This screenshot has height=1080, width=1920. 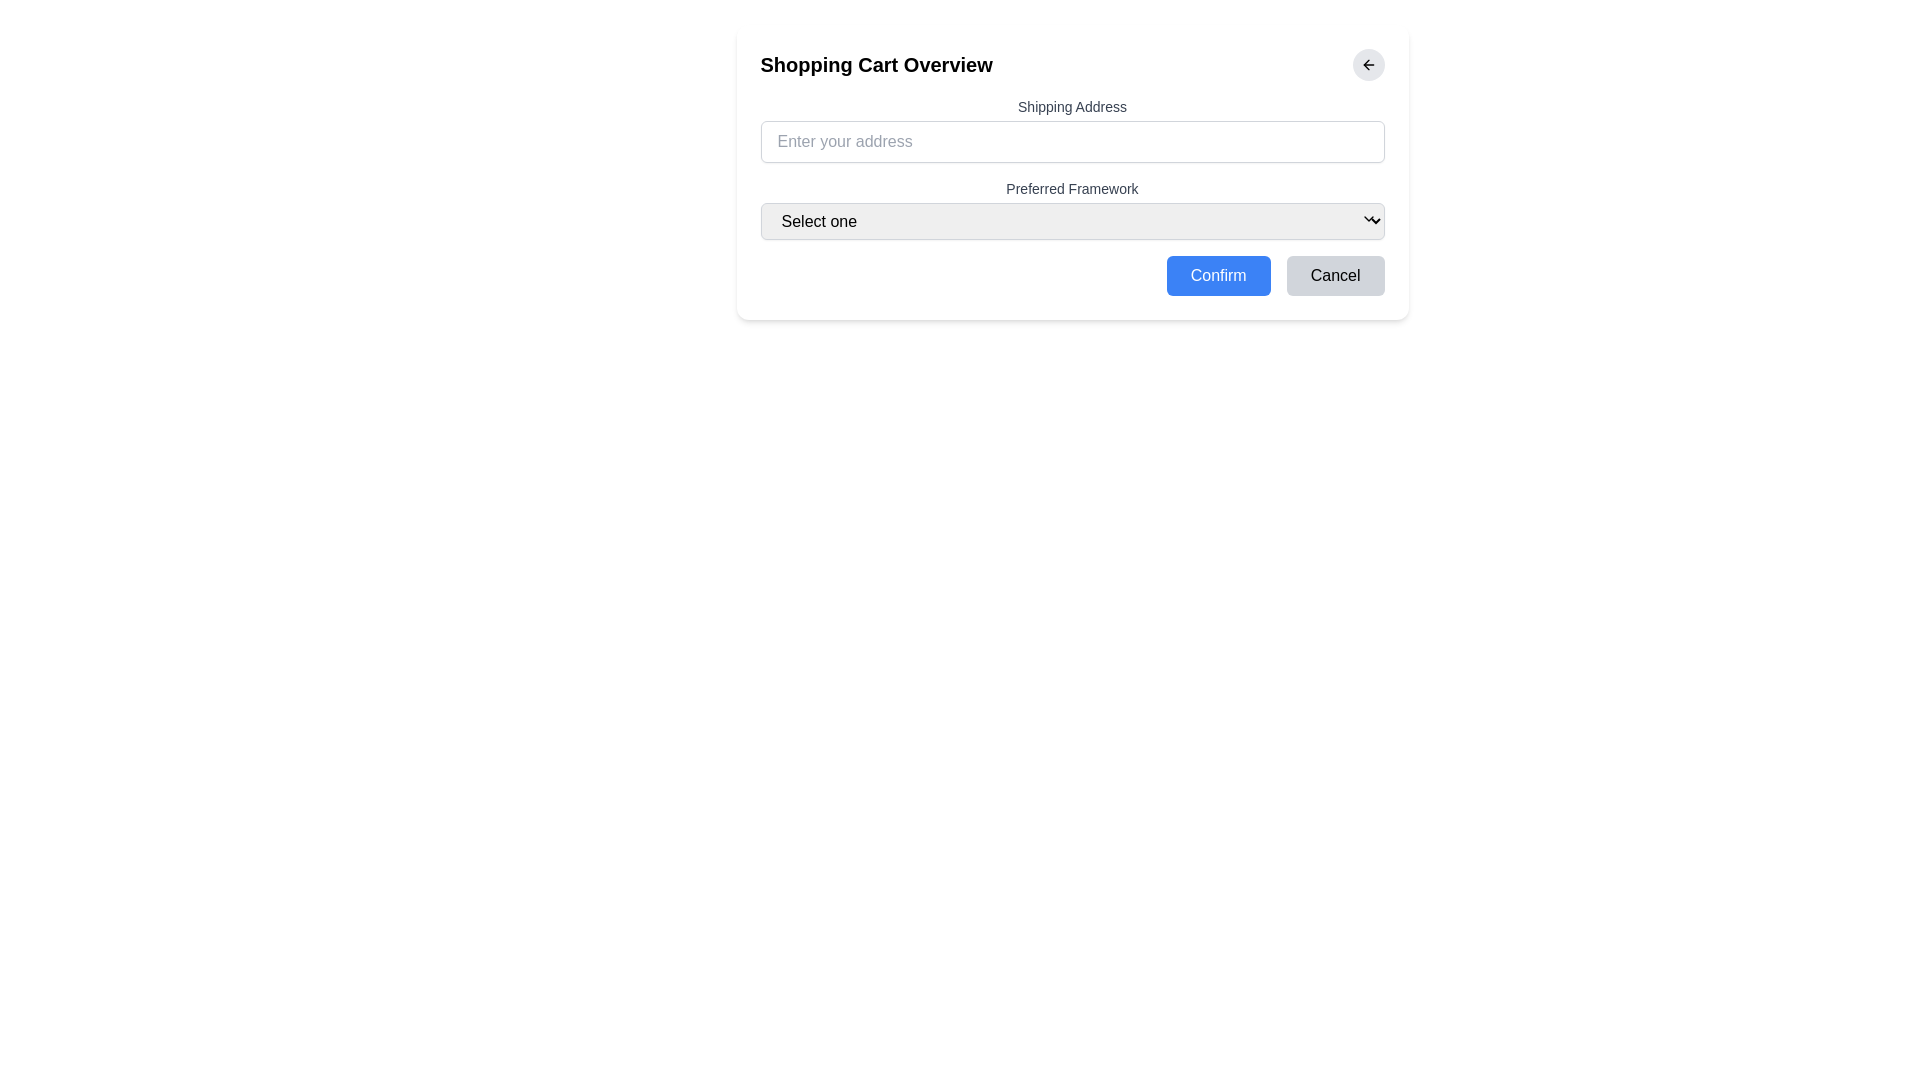 What do you see at coordinates (1071, 209) in the screenshot?
I see `the 'Preferred Framework' dropdown menu` at bounding box center [1071, 209].